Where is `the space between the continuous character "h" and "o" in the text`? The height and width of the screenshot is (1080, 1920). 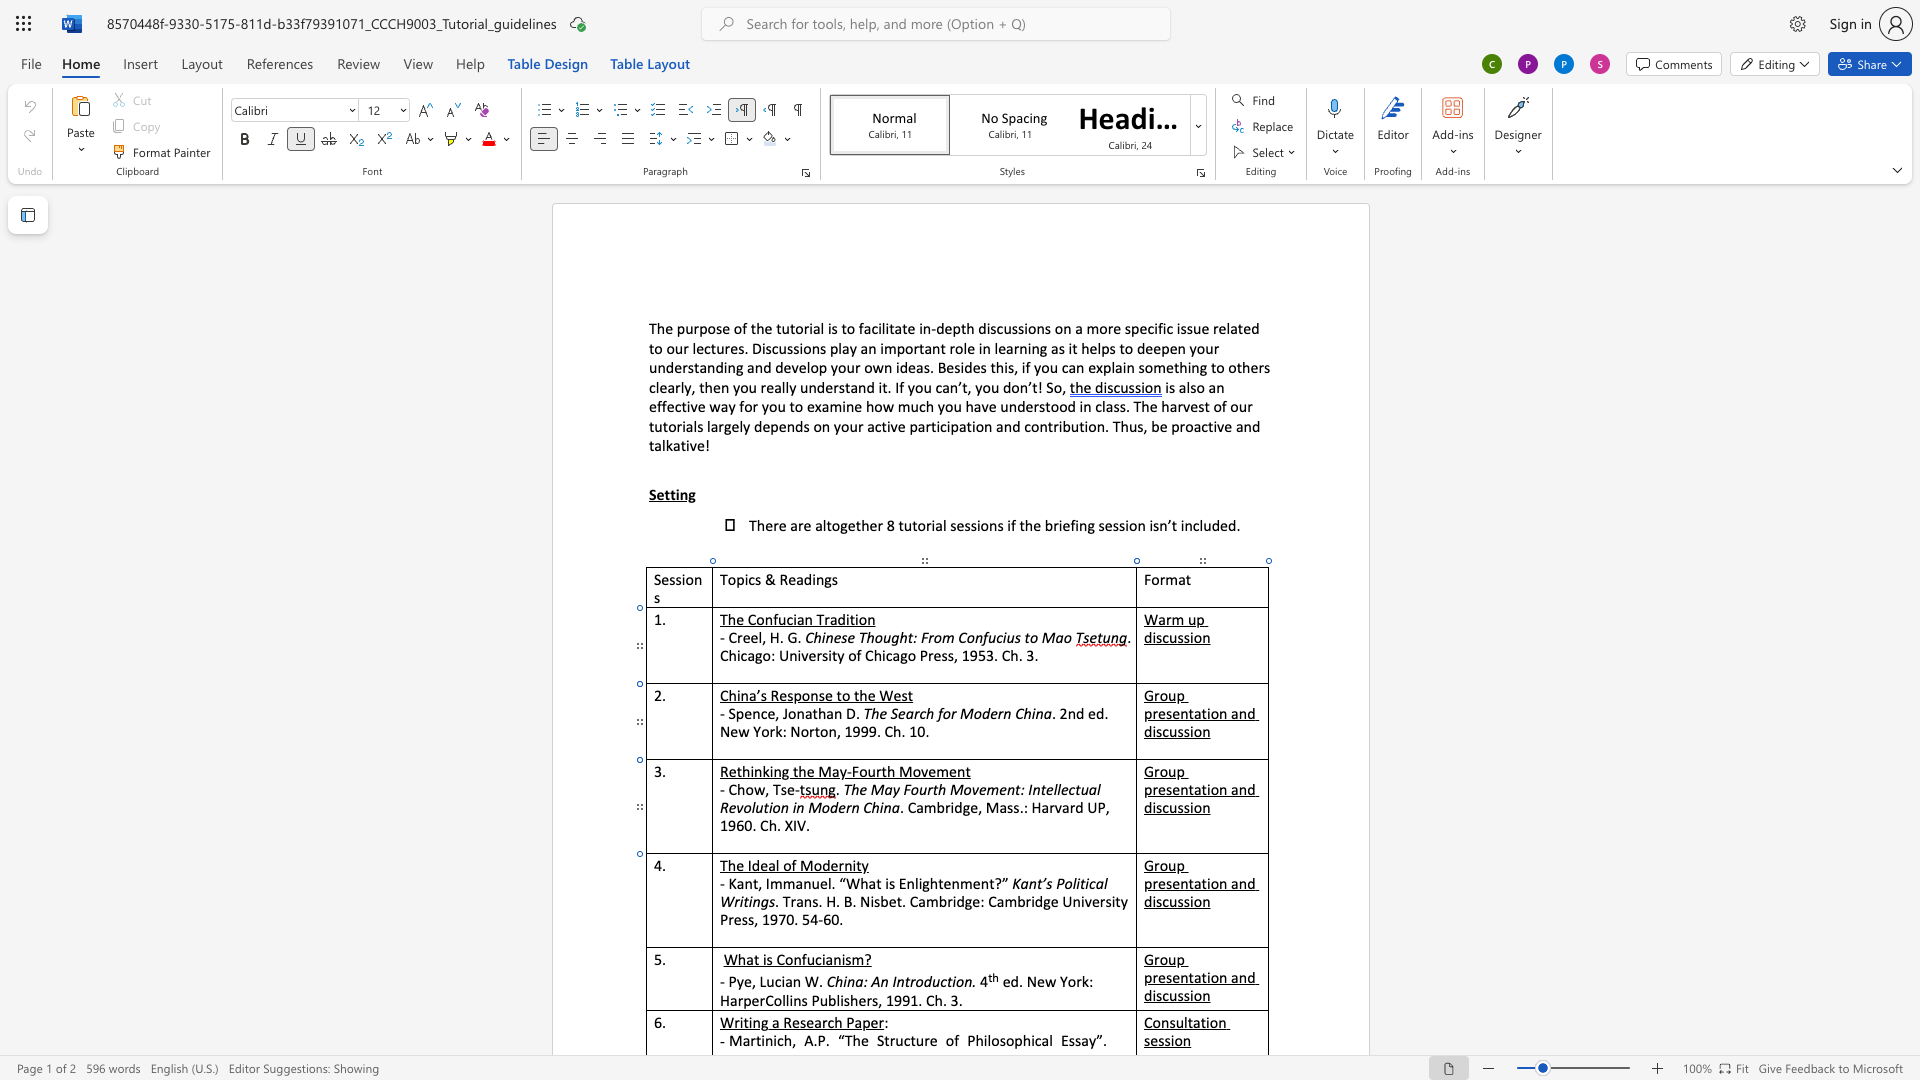 the space between the continuous character "h" and "o" in the text is located at coordinates (744, 788).